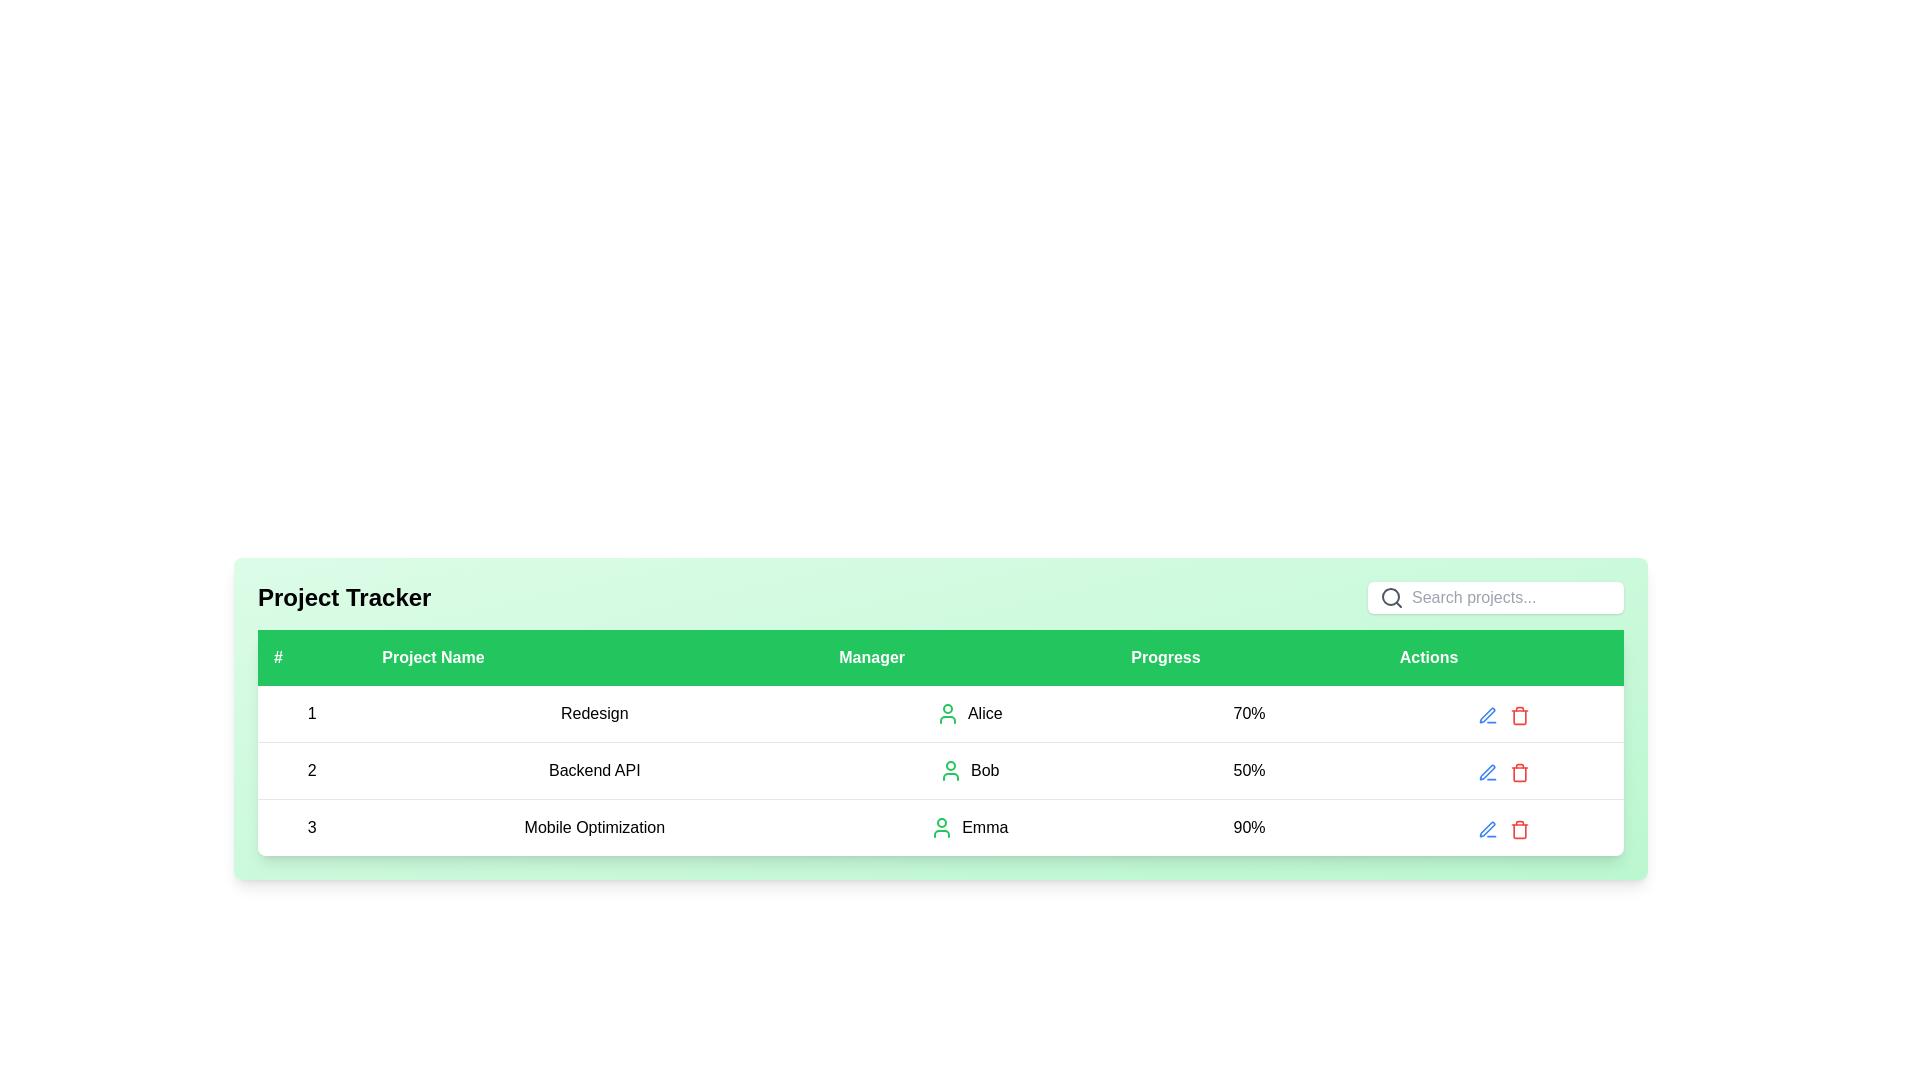  Describe the element at coordinates (1519, 829) in the screenshot. I see `the delete icon button located in the 'Actions' column of the project tracker interface to change its color appearance` at that location.